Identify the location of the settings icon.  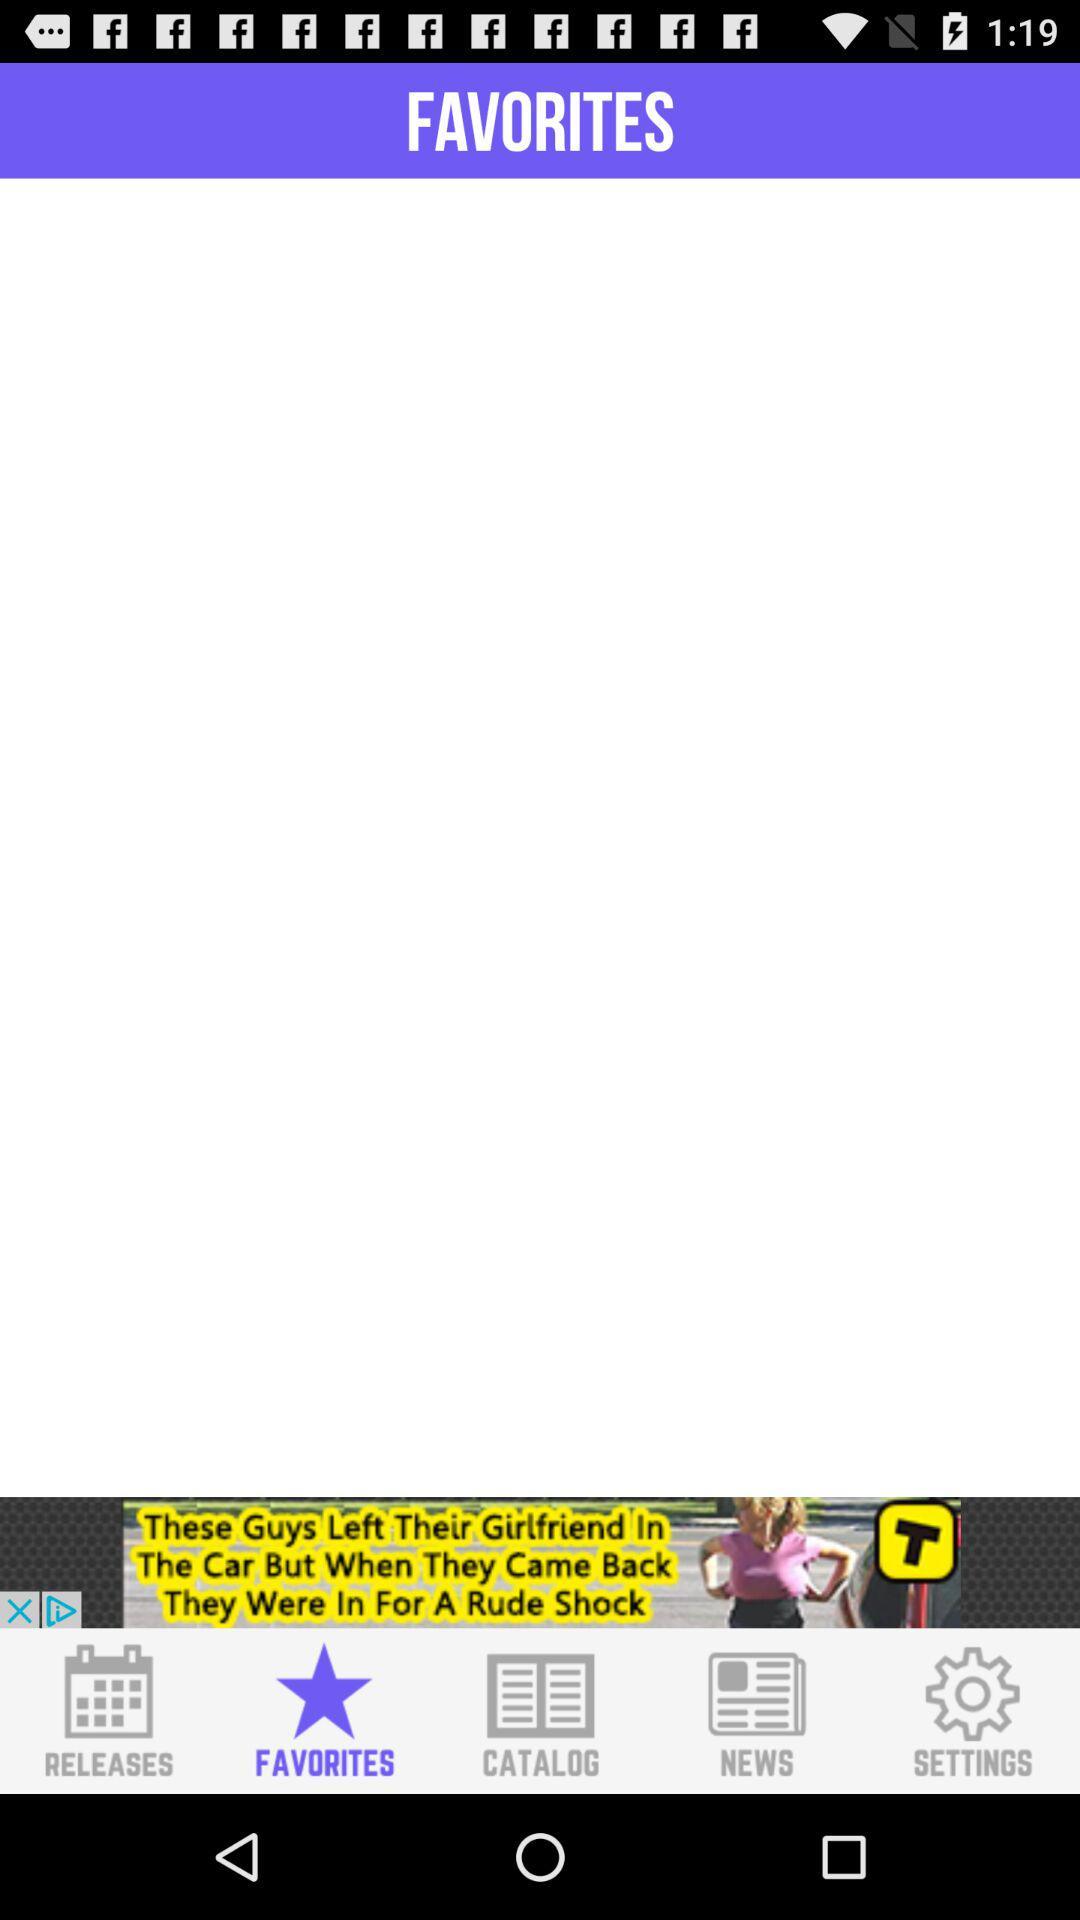
(971, 1831).